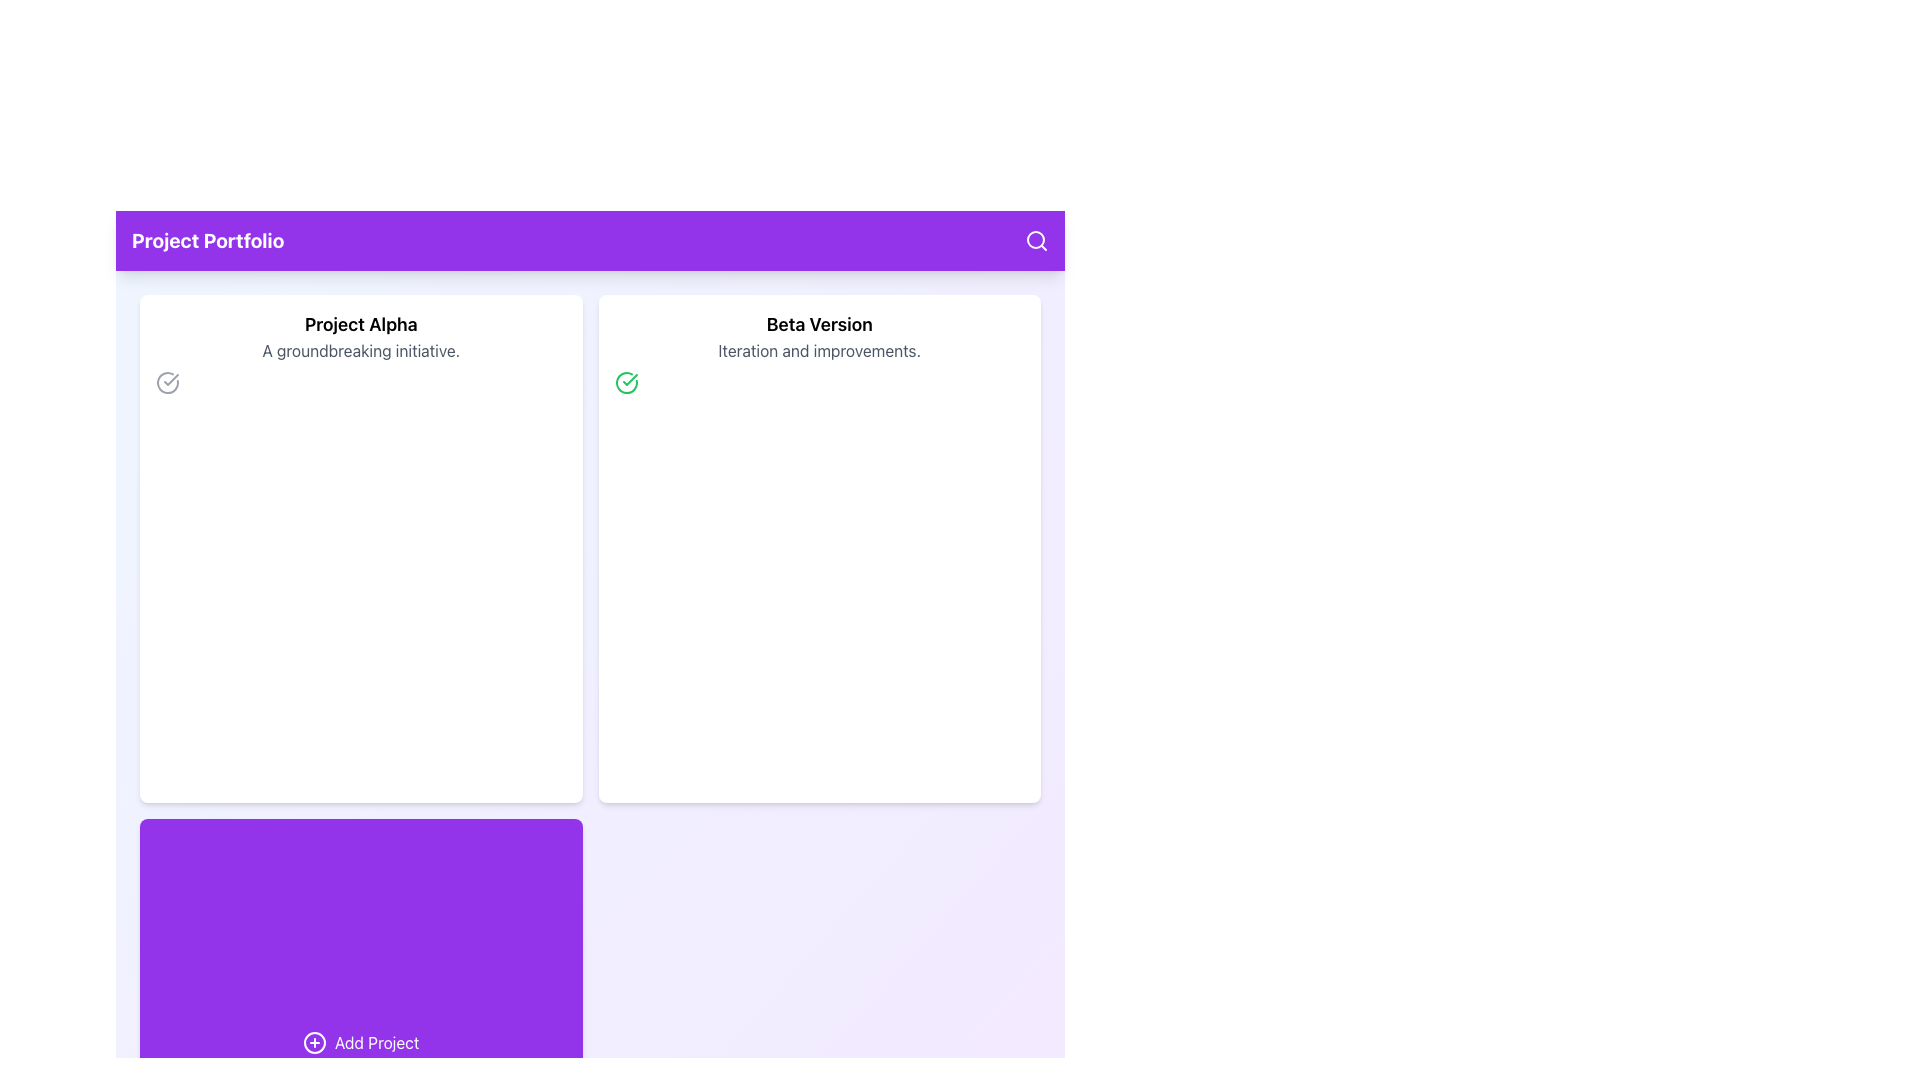  What do you see at coordinates (819, 350) in the screenshot?
I see `the descriptive text located beneath the title 'Beta Version' within the card labeled 'Beta Version'` at bounding box center [819, 350].